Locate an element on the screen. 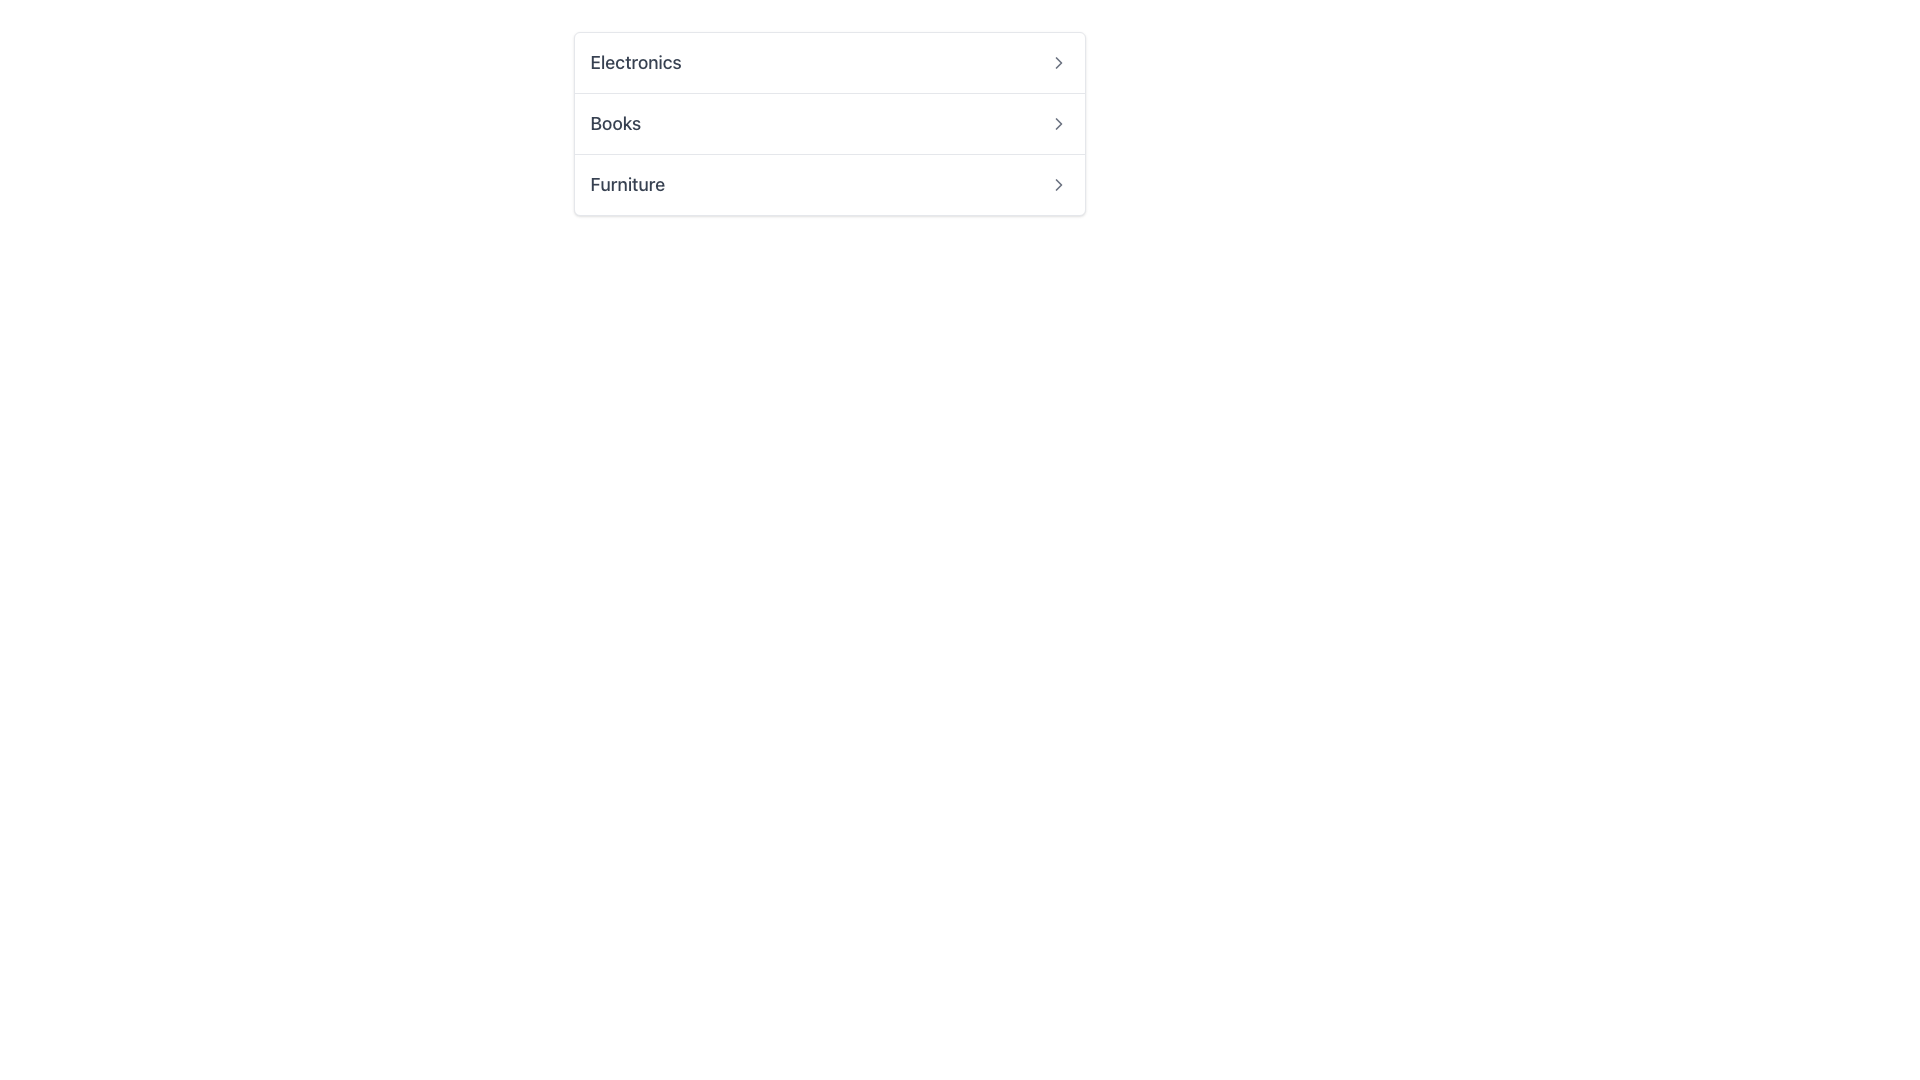 Image resolution: width=1920 pixels, height=1080 pixels. the chevron icon next to the 'Furniture' label in the third row of the vertical list is located at coordinates (1057, 185).